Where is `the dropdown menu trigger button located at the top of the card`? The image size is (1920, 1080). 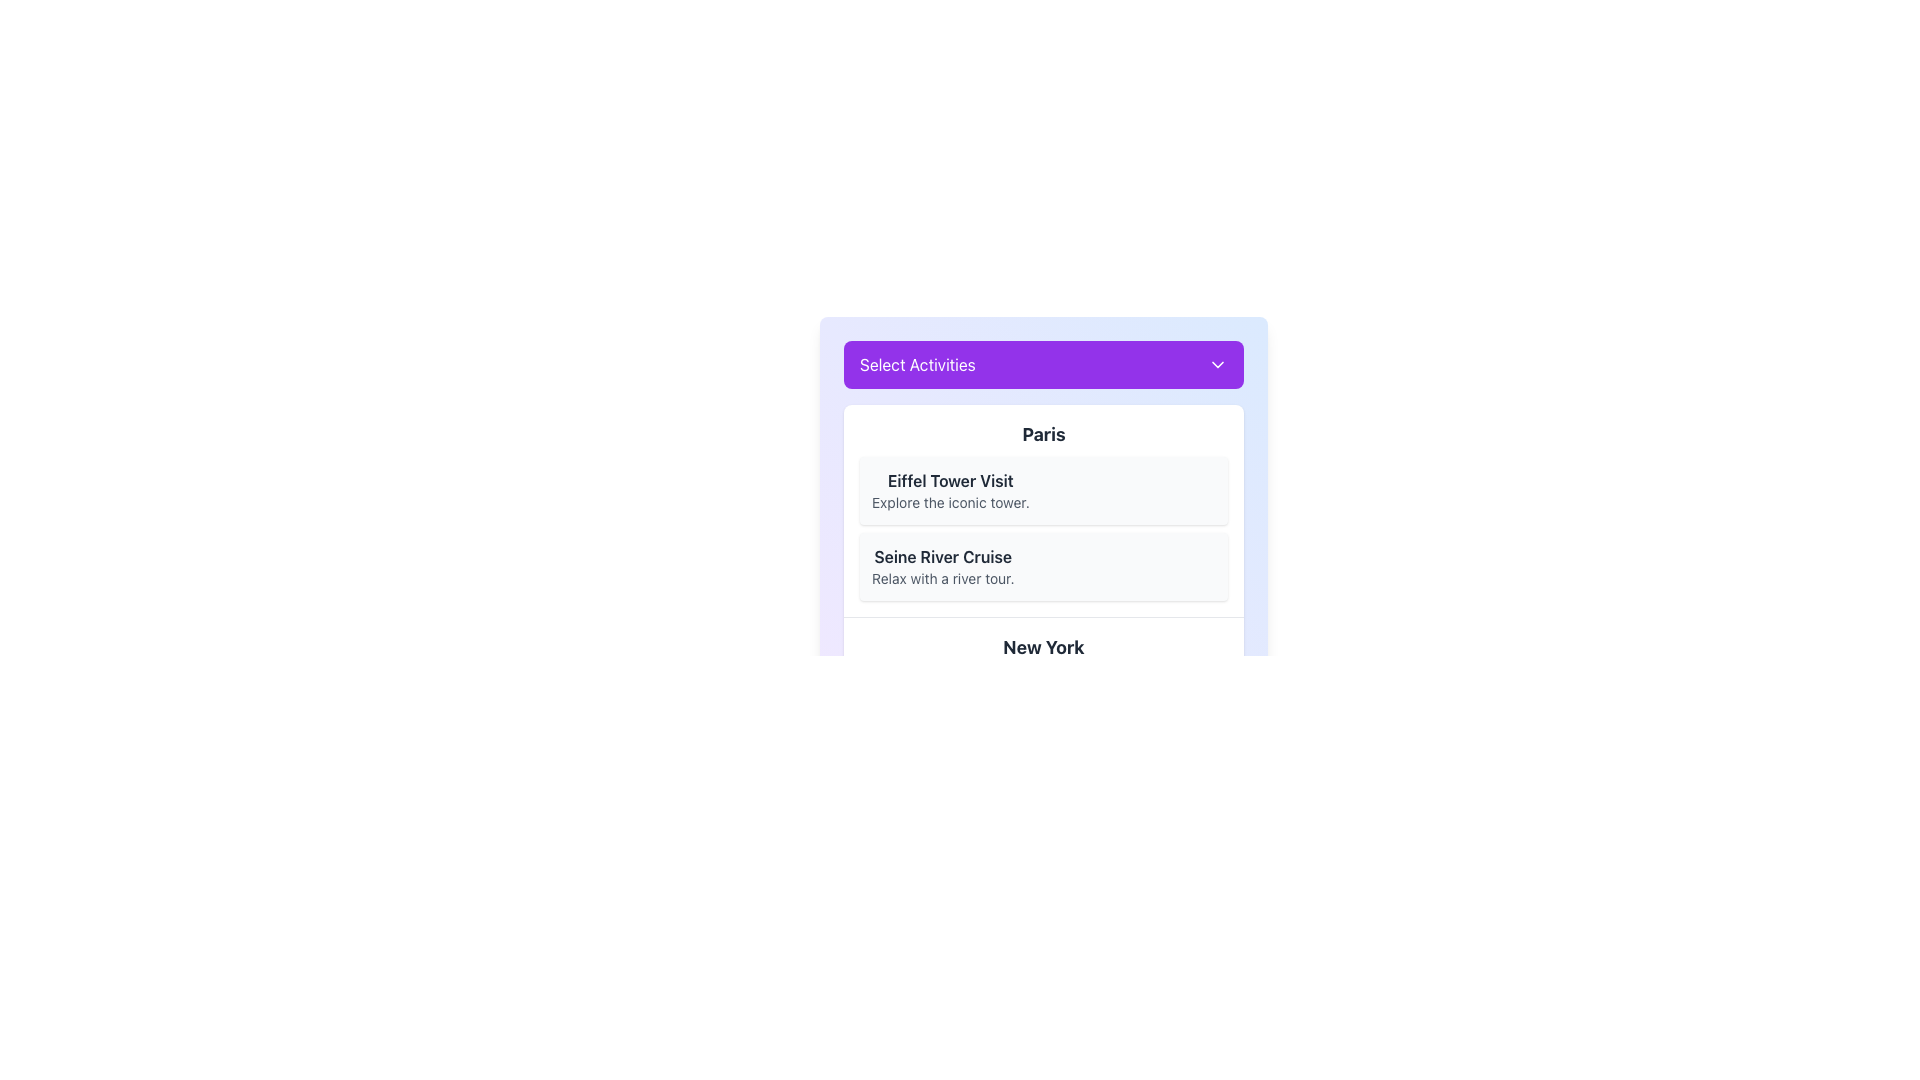
the dropdown menu trigger button located at the top of the card is located at coordinates (1042, 365).